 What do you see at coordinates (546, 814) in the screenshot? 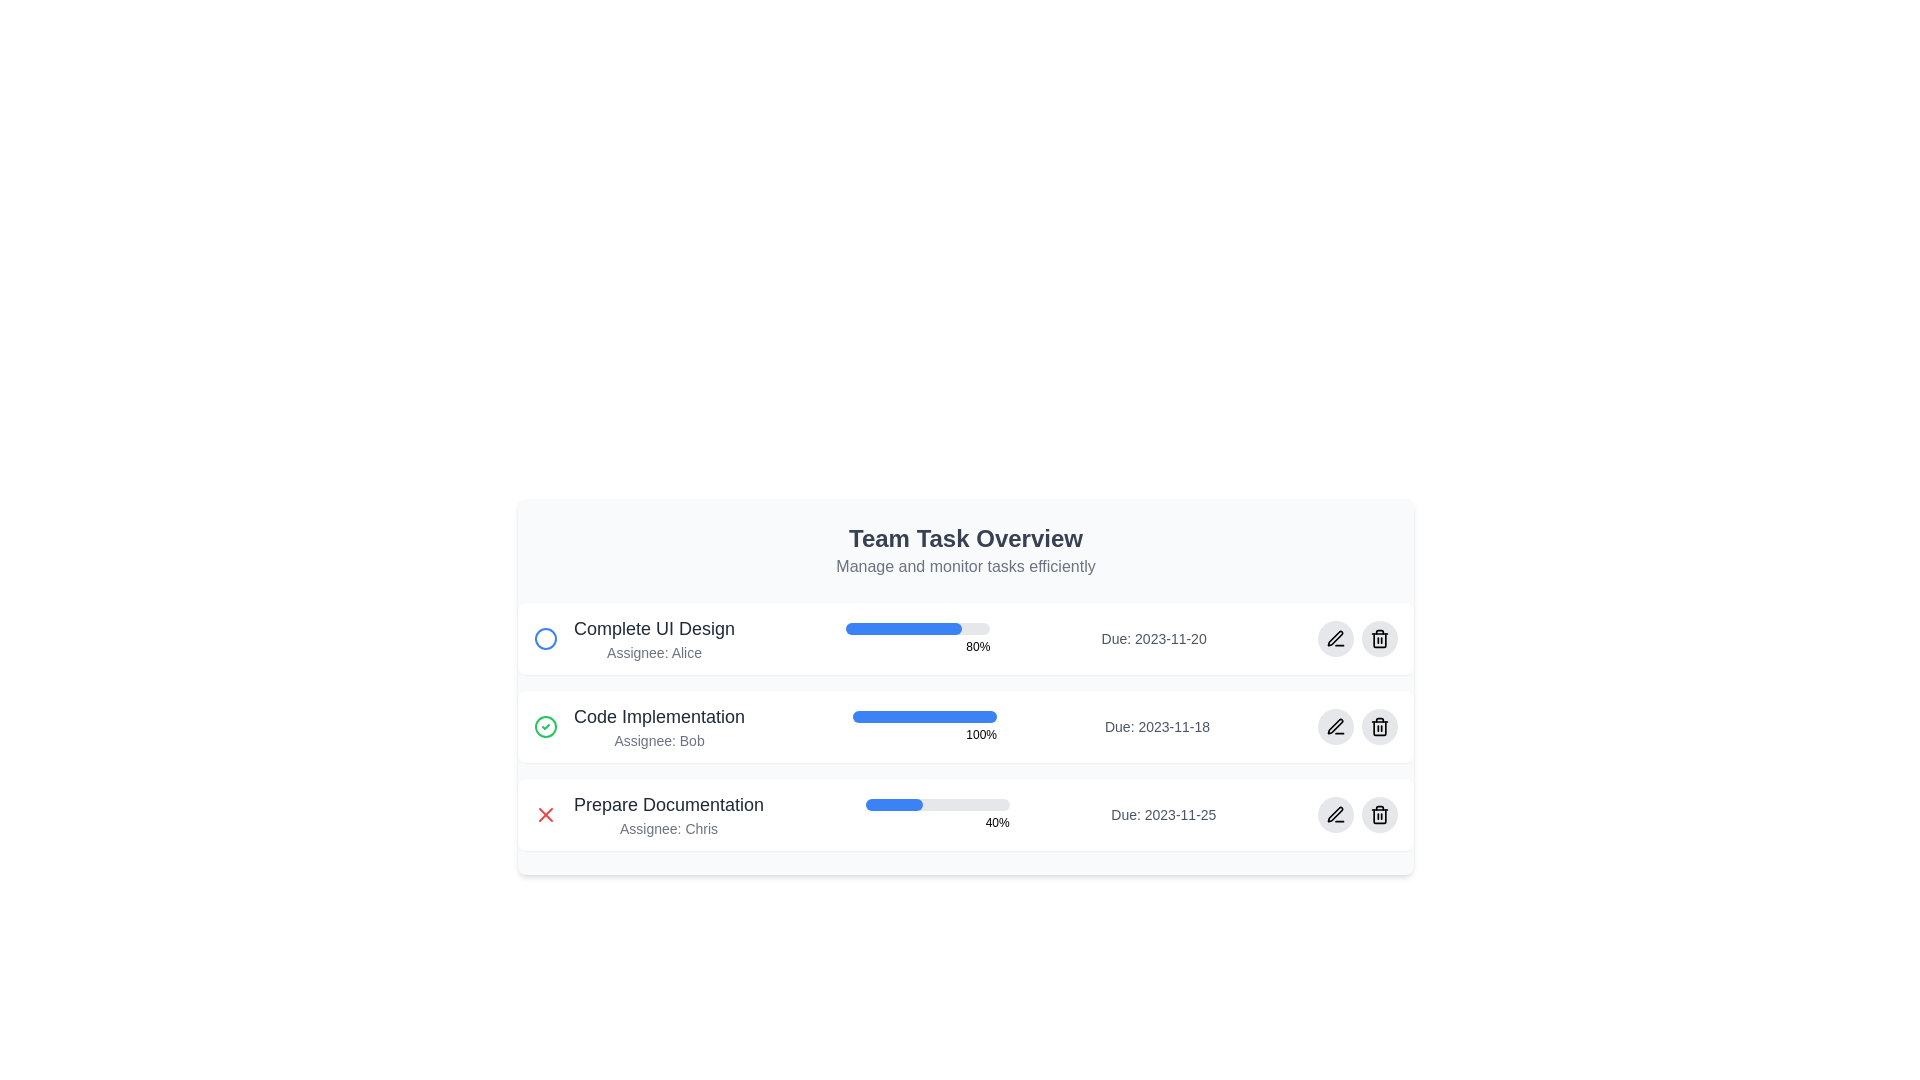
I see `the red 'X' icon in the third task row related to 'Prepare Documentation', located to the left of the task text` at bounding box center [546, 814].